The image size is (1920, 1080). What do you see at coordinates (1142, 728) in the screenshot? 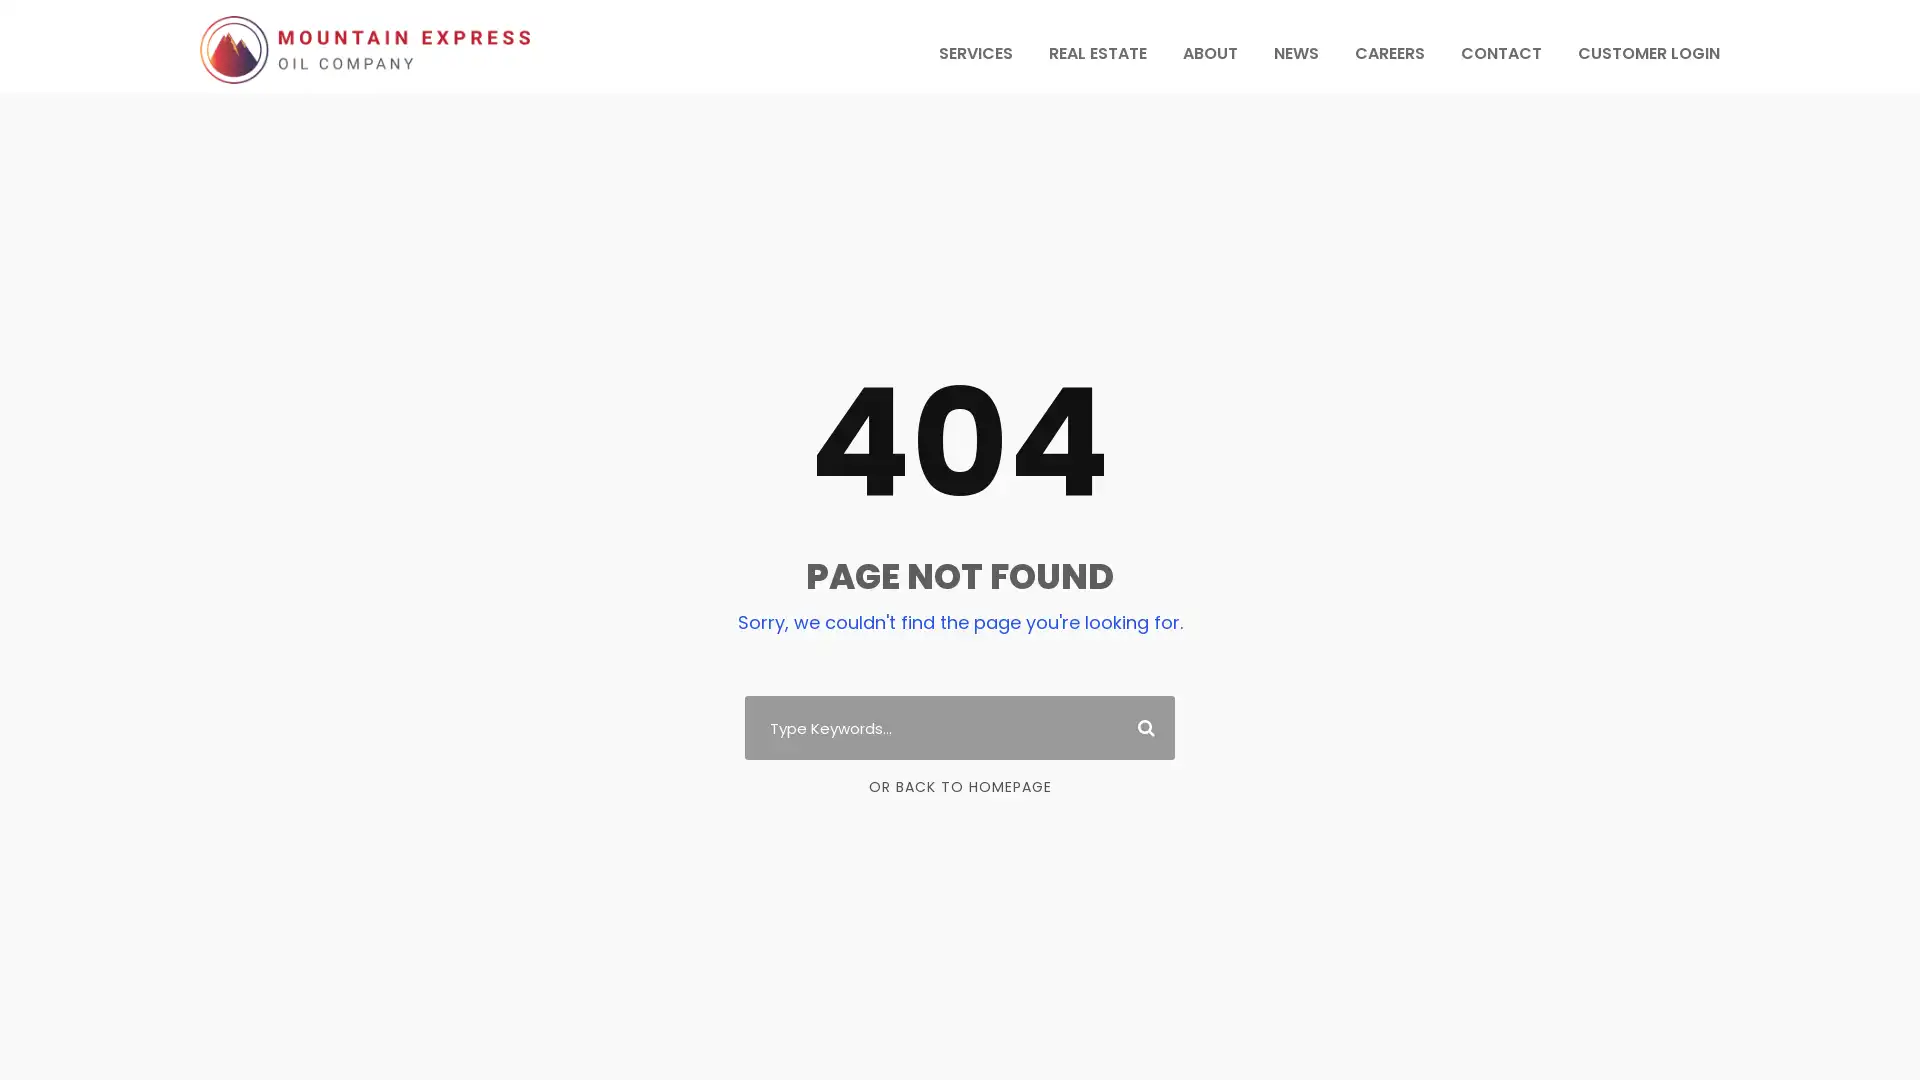
I see `Search` at bounding box center [1142, 728].